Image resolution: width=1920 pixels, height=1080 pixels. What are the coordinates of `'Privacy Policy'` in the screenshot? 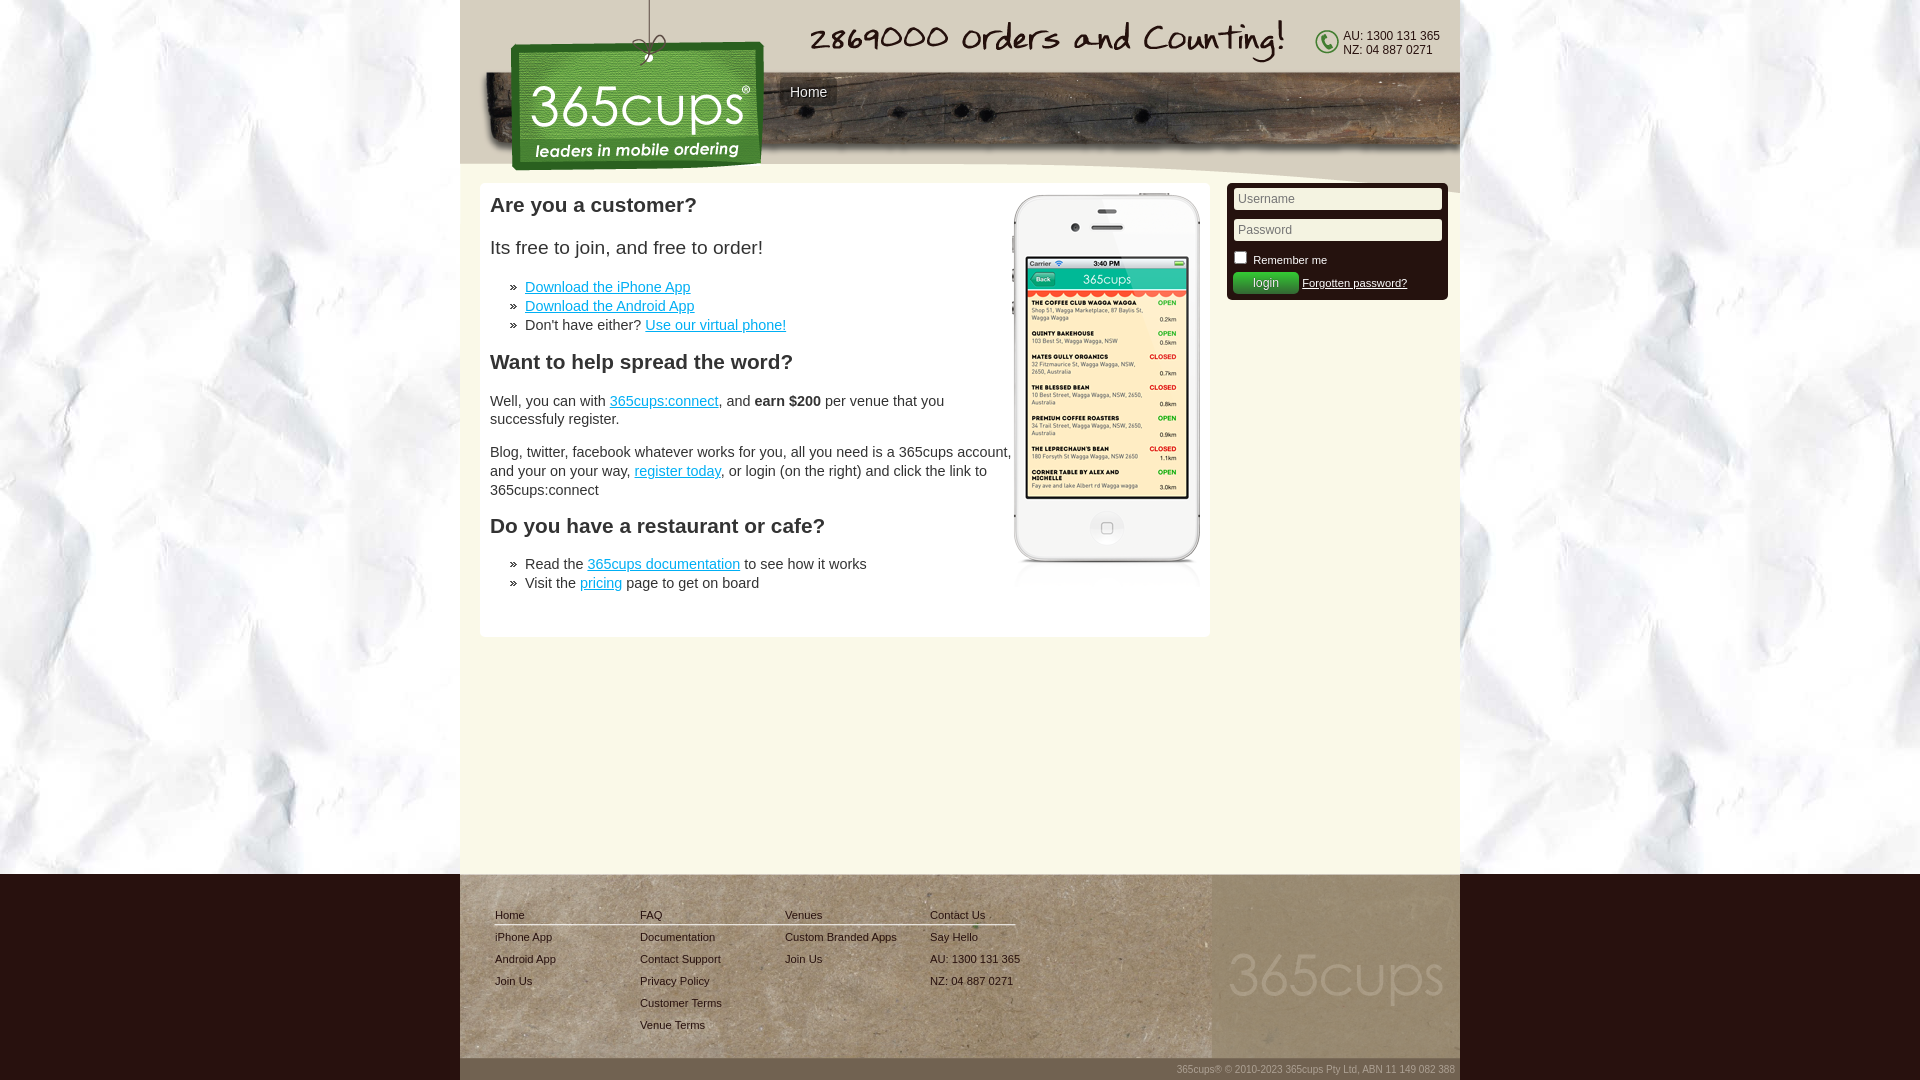 It's located at (681, 979).